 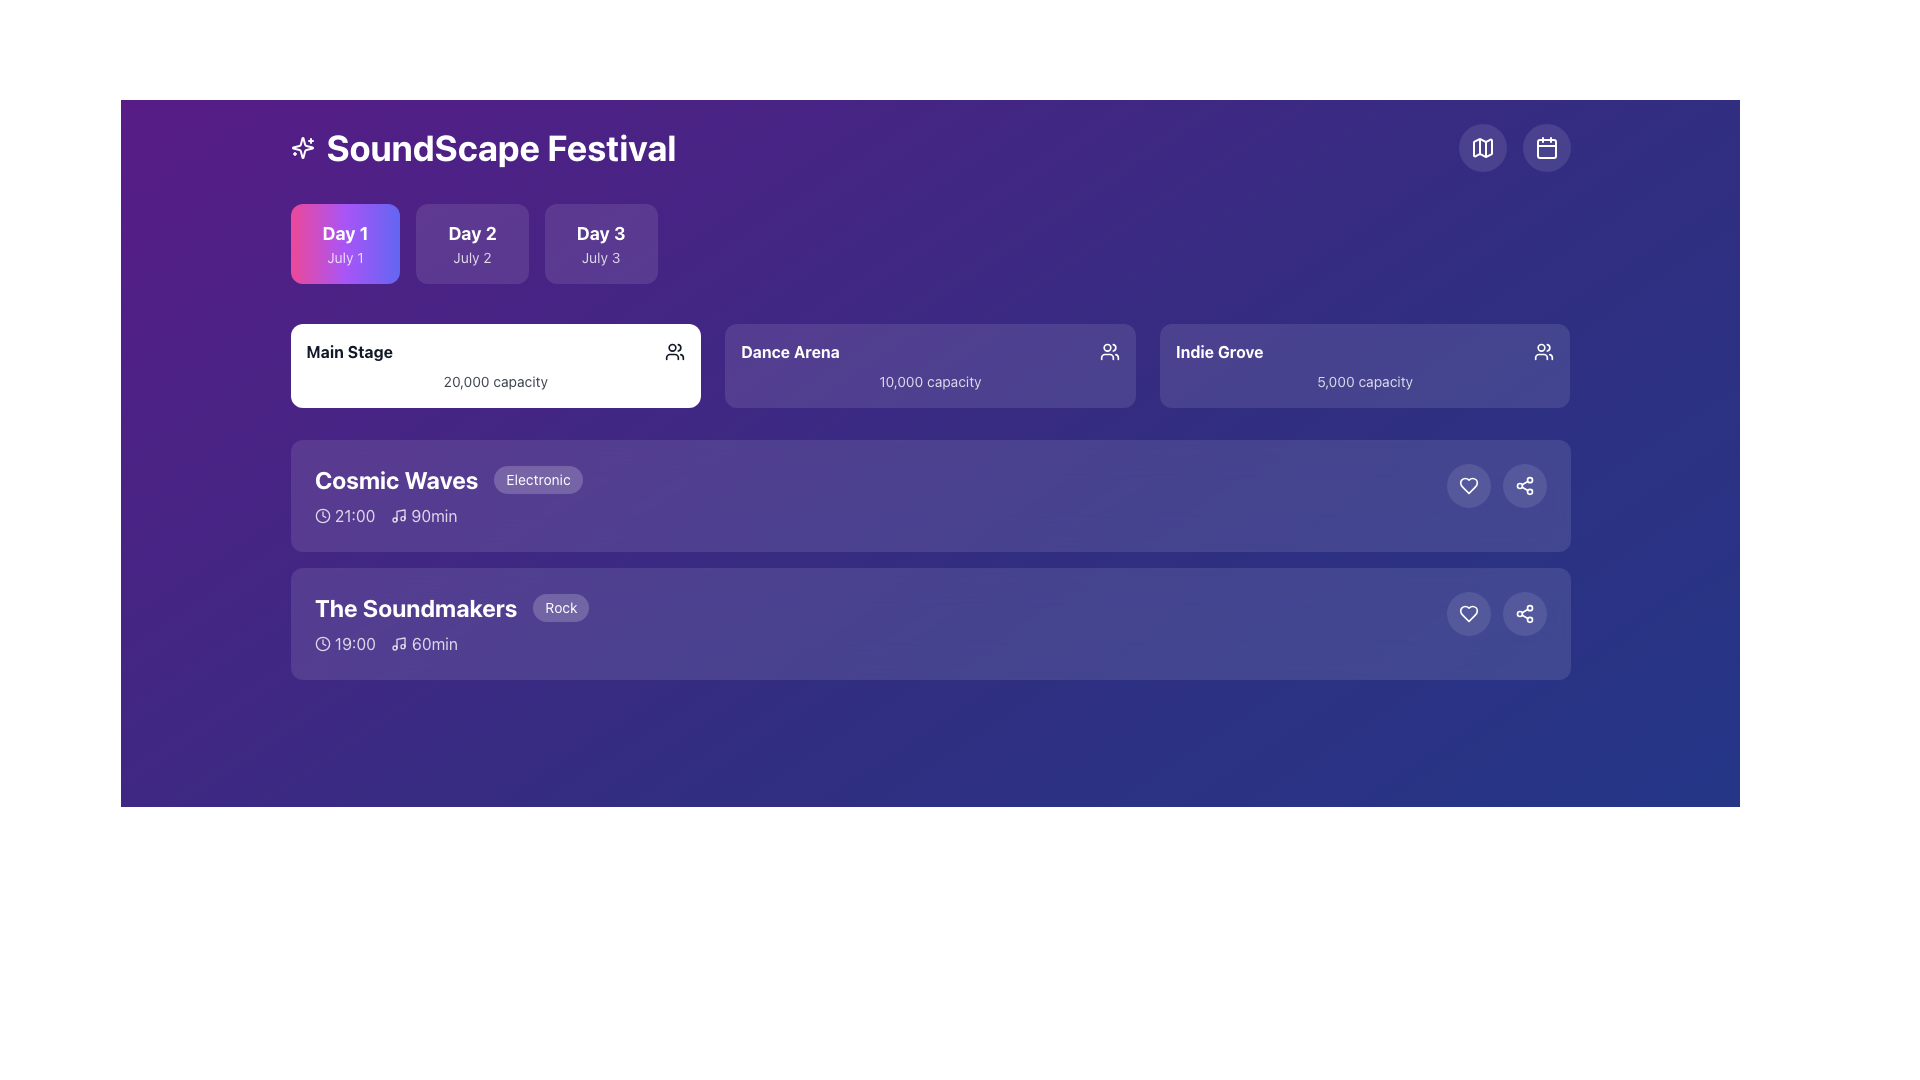 What do you see at coordinates (301, 146) in the screenshot?
I see `the decorative icon located at the top-left corner of the interface, adjacent to the 'SoundScape Festival' heading` at bounding box center [301, 146].